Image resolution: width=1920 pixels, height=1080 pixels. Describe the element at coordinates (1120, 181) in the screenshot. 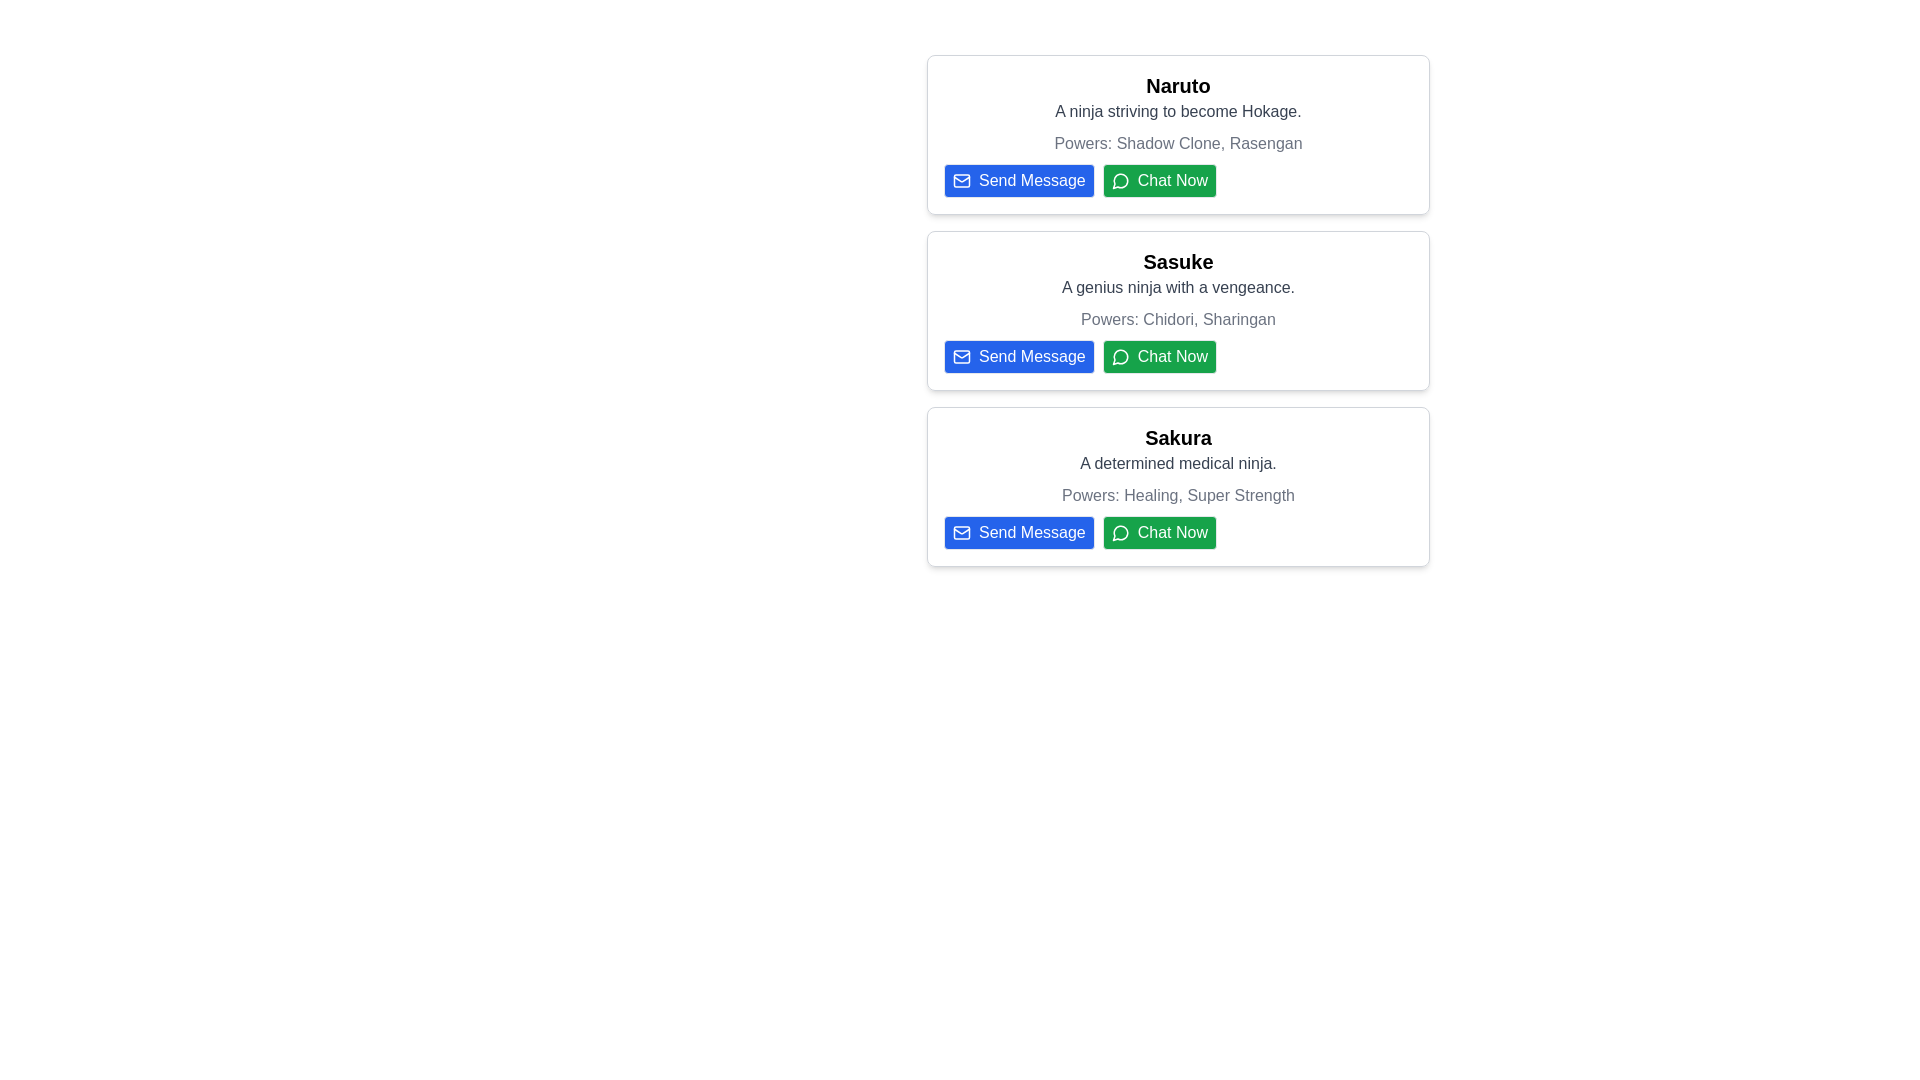

I see `the chat action icon, which is a speech bubble with a muted green stroke outline, located inside the 'Chat Now' button at the bottom right corner of the 'Naruto' card` at that location.